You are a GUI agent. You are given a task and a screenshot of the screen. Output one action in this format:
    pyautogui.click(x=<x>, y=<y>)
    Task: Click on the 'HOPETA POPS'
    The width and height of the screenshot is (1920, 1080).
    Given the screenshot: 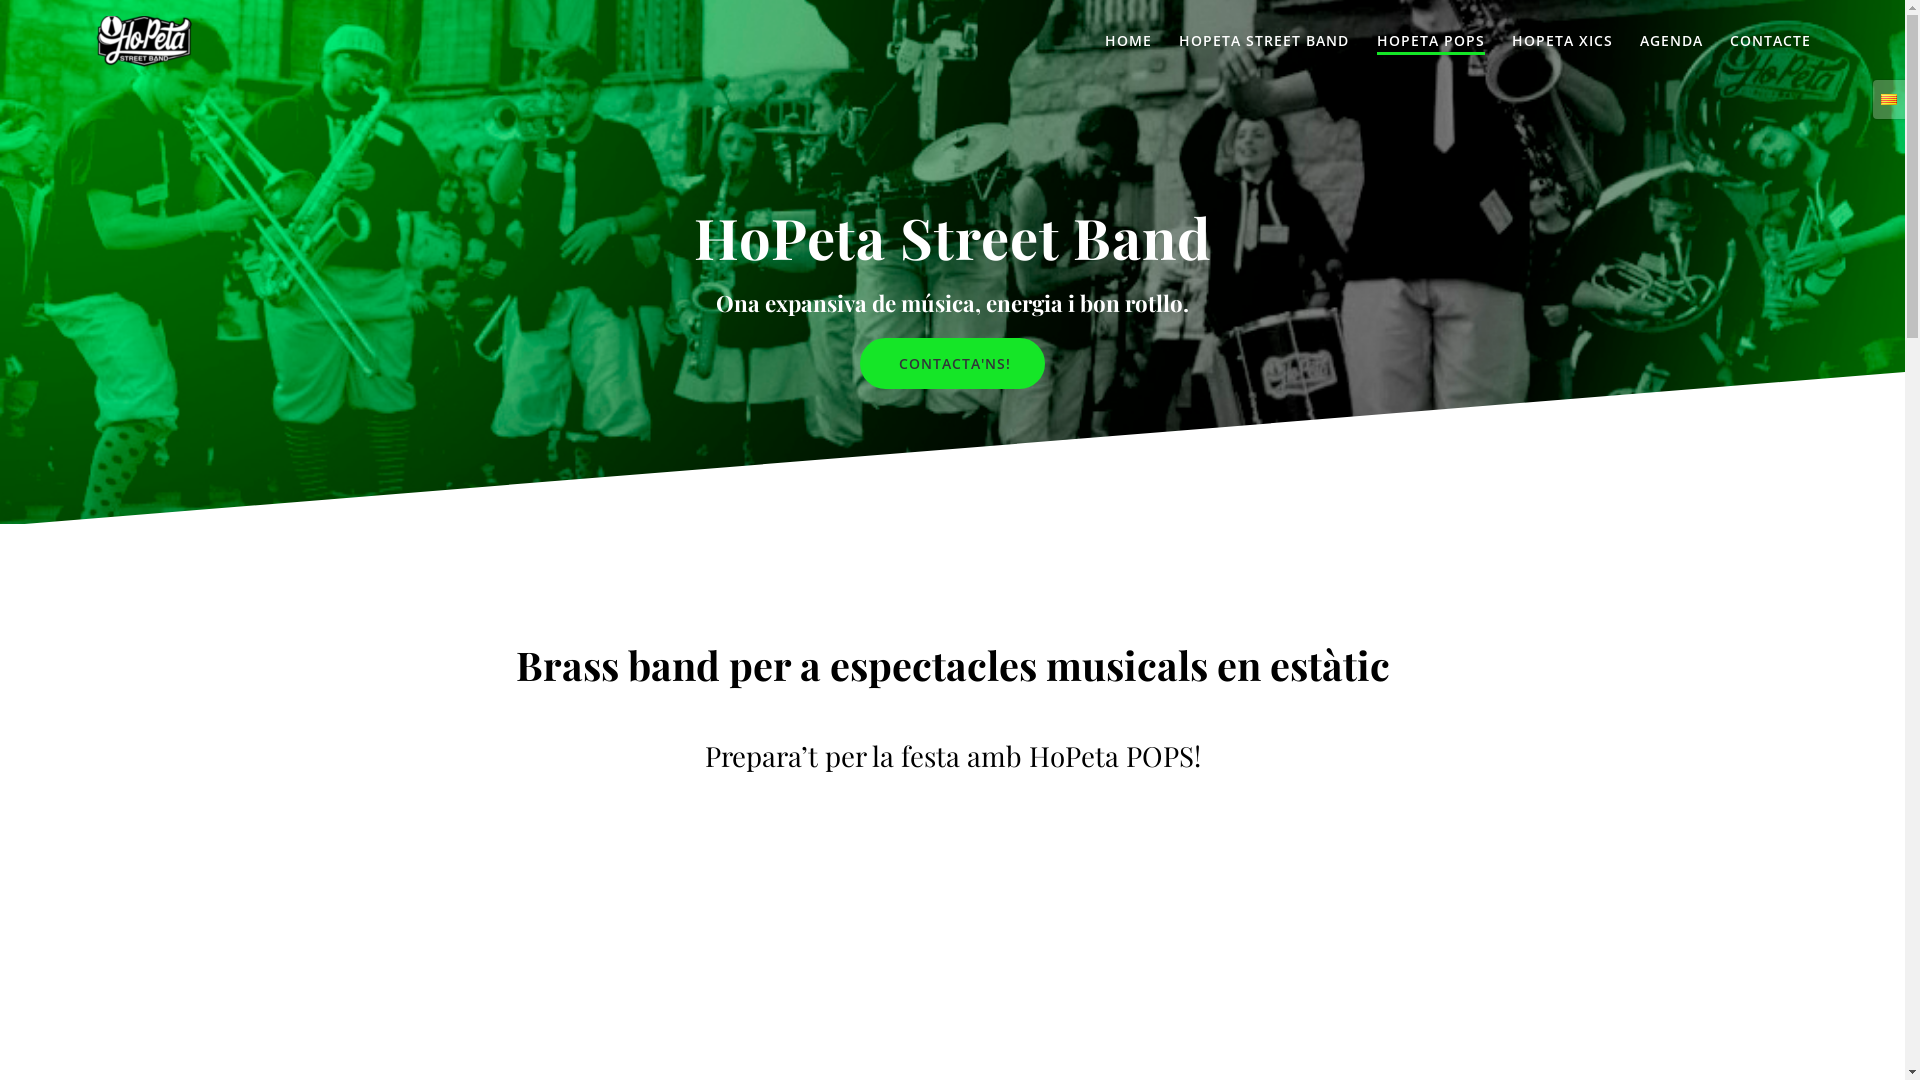 What is the action you would take?
    pyautogui.click(x=1376, y=42)
    